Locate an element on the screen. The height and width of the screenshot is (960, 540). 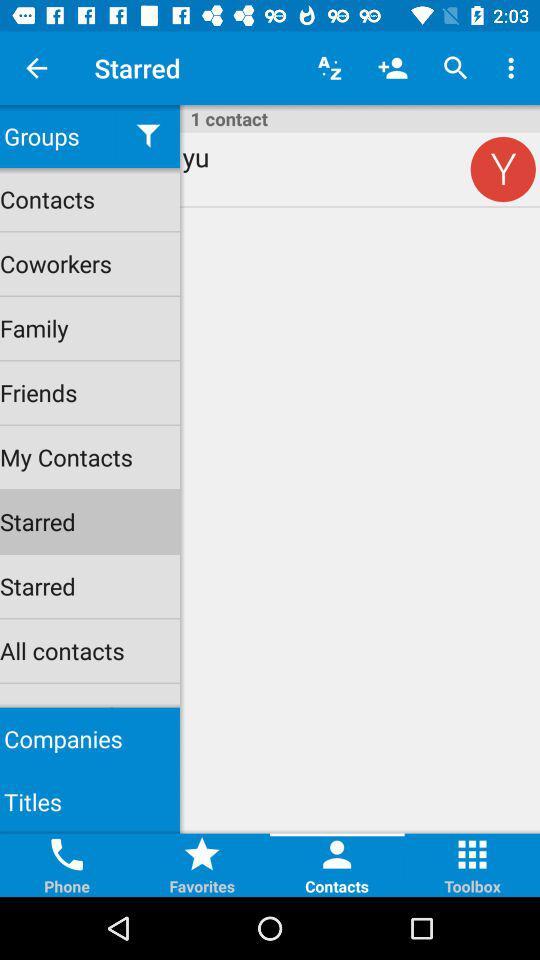
the search button on the web page is located at coordinates (456, 68).